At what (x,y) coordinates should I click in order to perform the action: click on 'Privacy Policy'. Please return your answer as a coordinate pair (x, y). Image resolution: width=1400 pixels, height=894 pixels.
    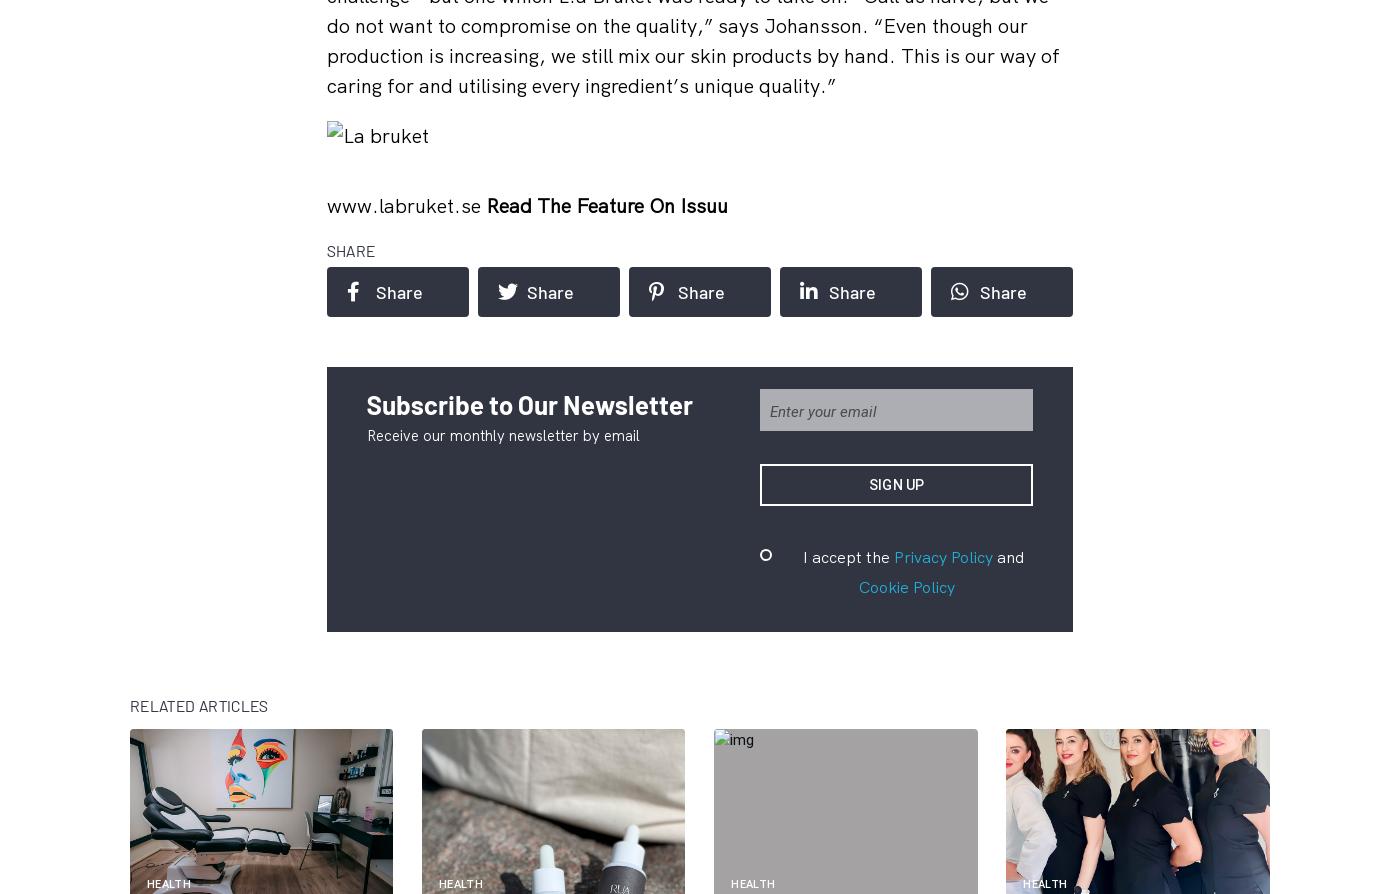
    Looking at the image, I should click on (942, 556).